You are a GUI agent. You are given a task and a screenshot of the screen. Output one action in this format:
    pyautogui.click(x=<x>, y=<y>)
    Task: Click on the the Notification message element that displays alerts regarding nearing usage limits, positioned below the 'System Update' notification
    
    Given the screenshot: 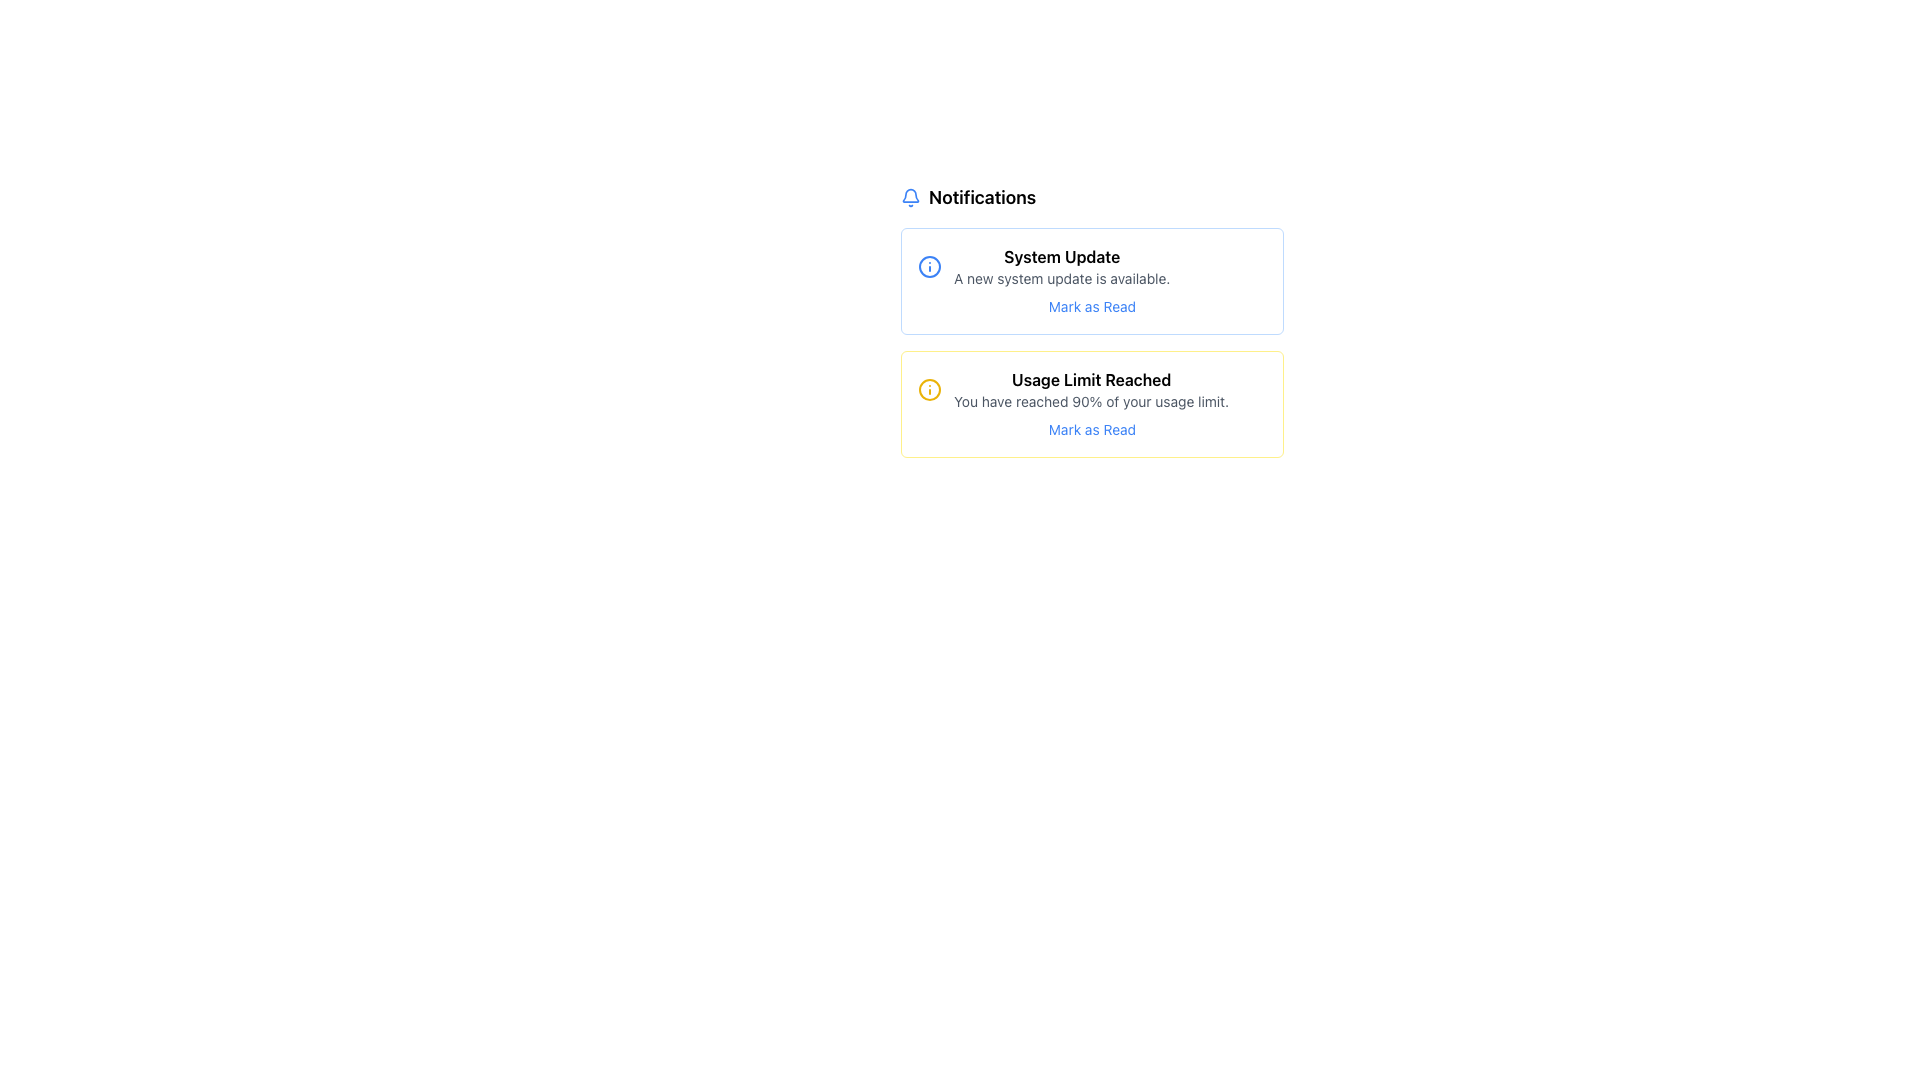 What is the action you would take?
    pyautogui.click(x=1091, y=389)
    